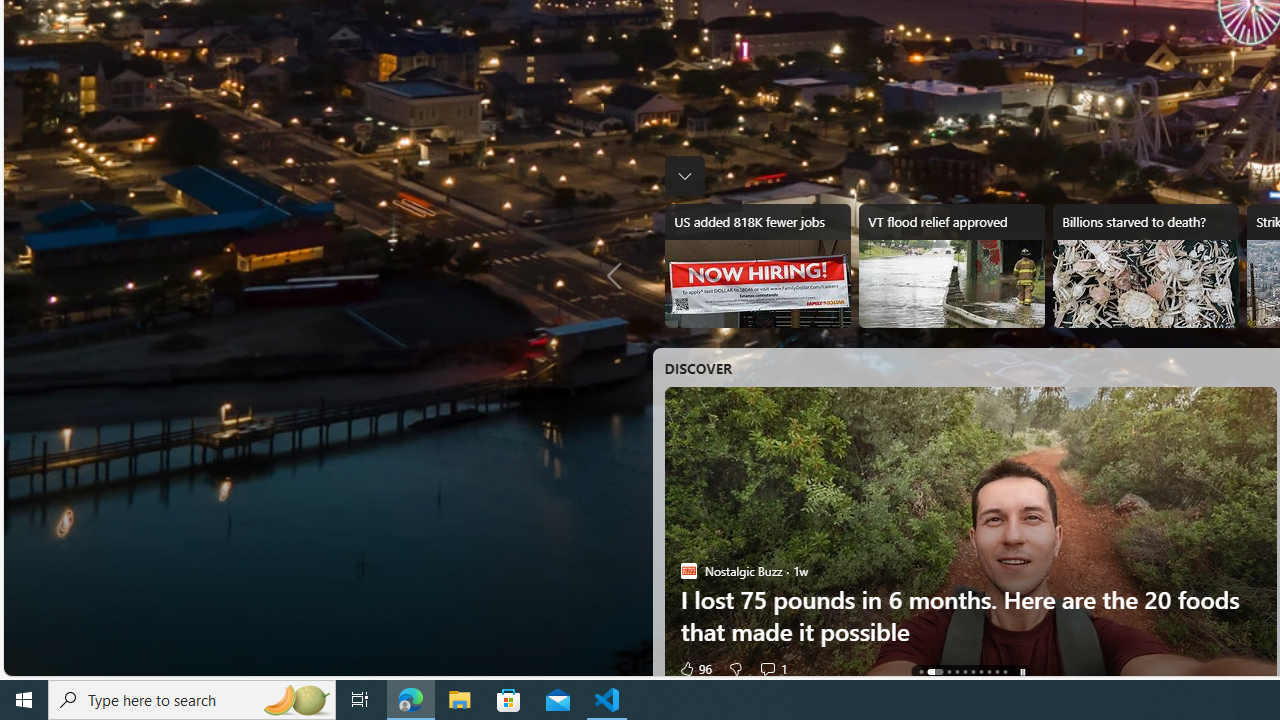 This screenshot has height=720, width=1280. What do you see at coordinates (965, 672) in the screenshot?
I see `'AutomationID: tab-4'` at bounding box center [965, 672].